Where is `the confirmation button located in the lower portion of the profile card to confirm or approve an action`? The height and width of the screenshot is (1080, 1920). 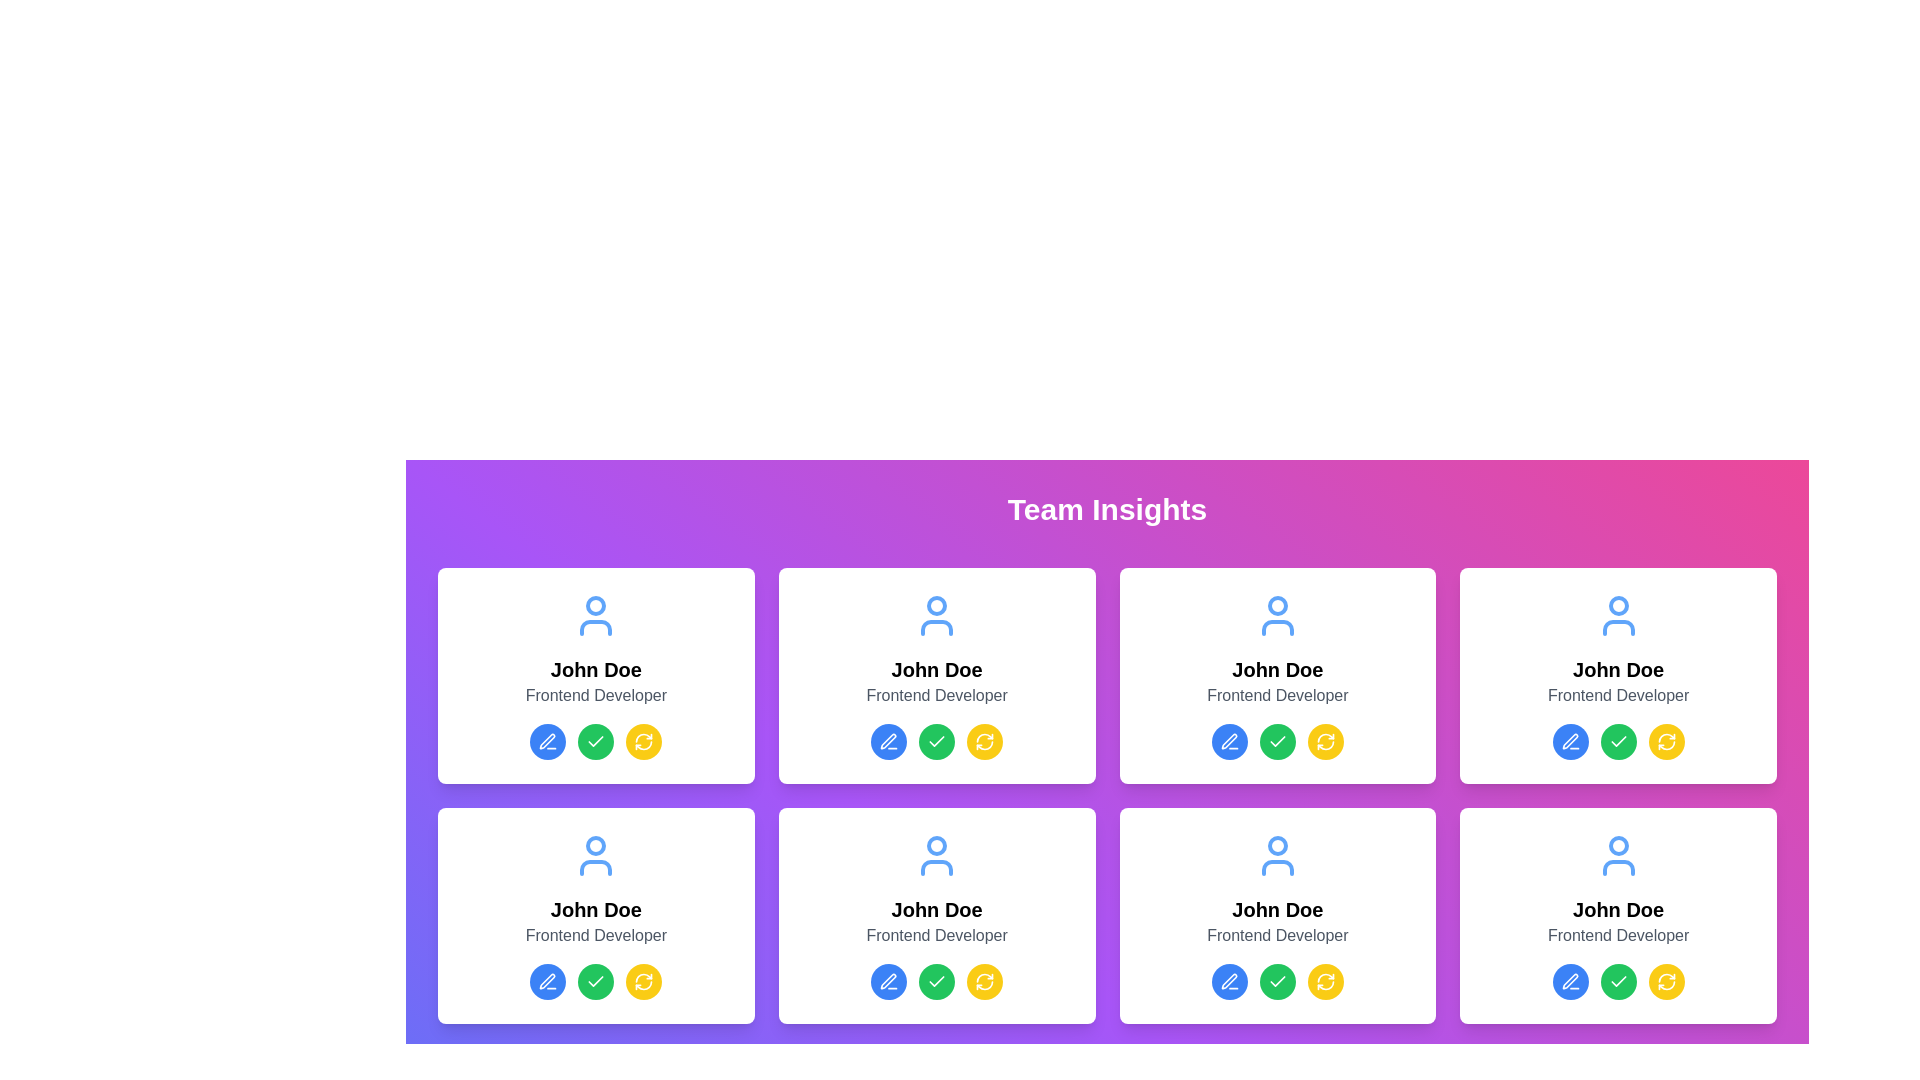 the confirmation button located in the lower portion of the profile card to confirm or approve an action is located at coordinates (936, 981).